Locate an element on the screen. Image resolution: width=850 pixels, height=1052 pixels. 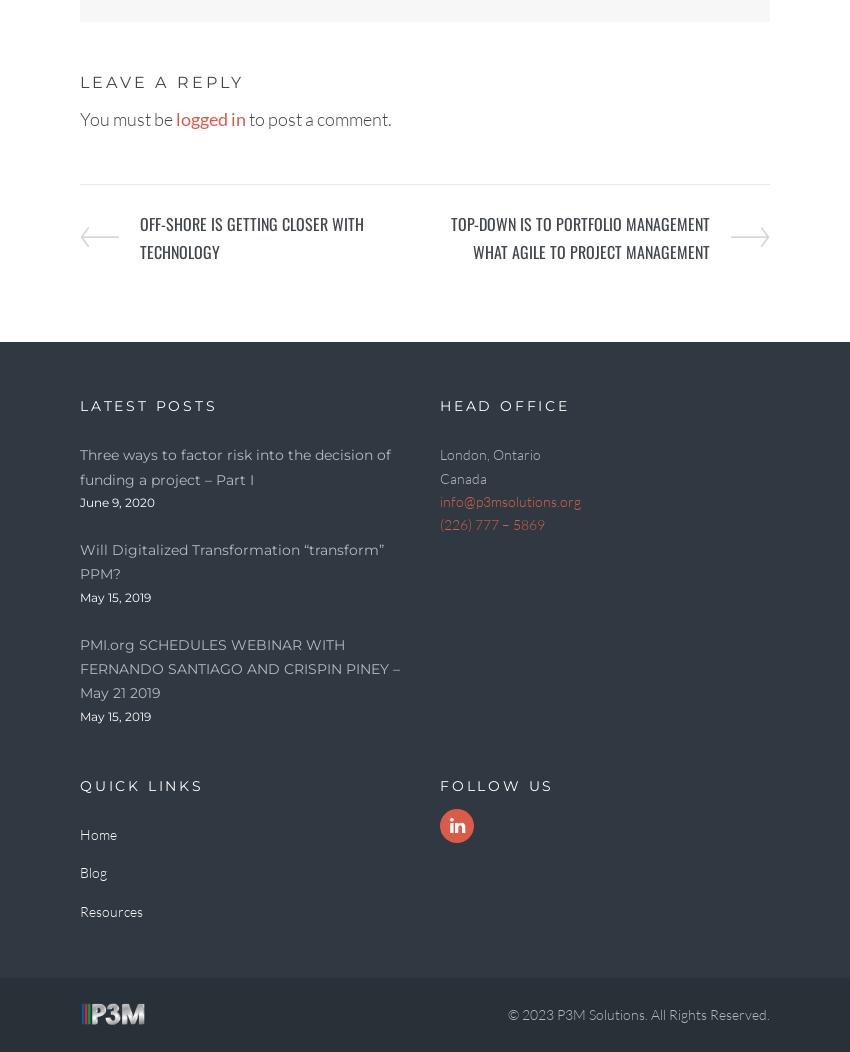
'Blog' is located at coordinates (92, 871).